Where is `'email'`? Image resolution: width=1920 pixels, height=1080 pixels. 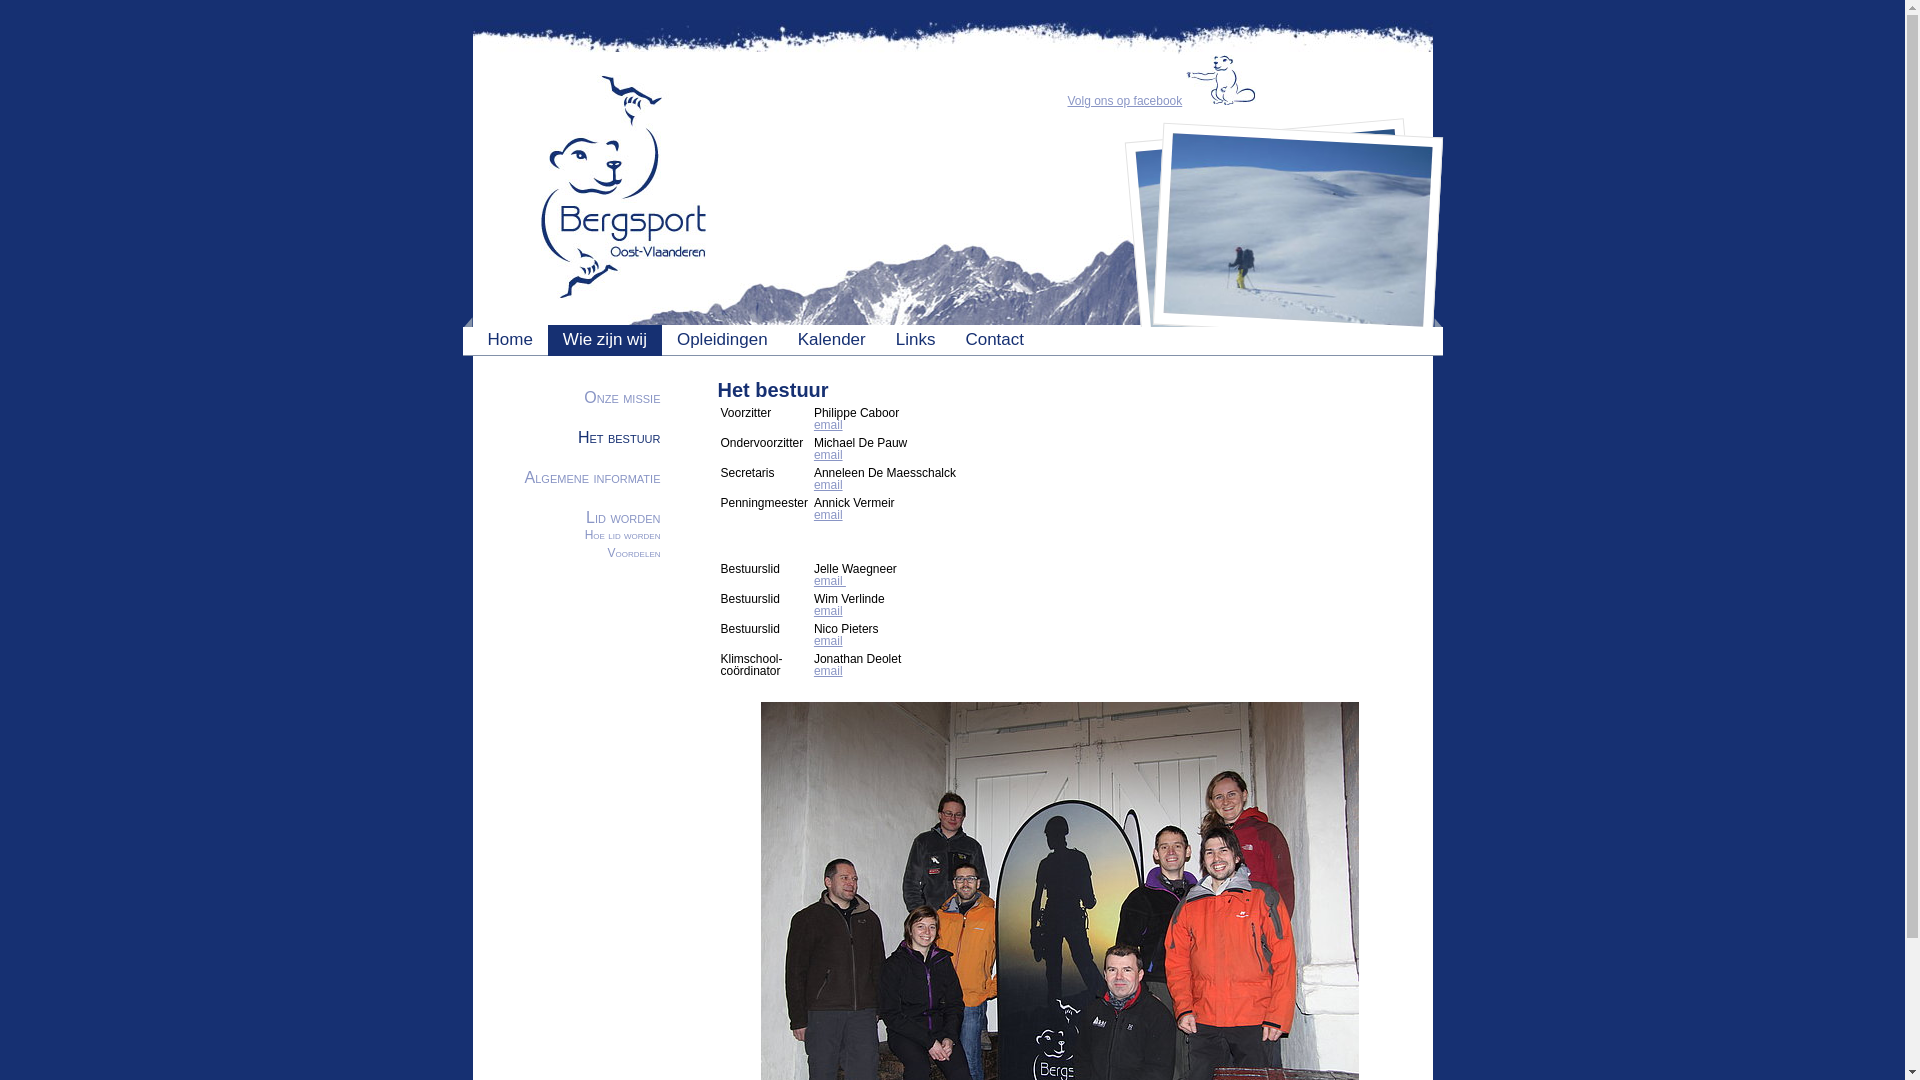
'email' is located at coordinates (828, 671).